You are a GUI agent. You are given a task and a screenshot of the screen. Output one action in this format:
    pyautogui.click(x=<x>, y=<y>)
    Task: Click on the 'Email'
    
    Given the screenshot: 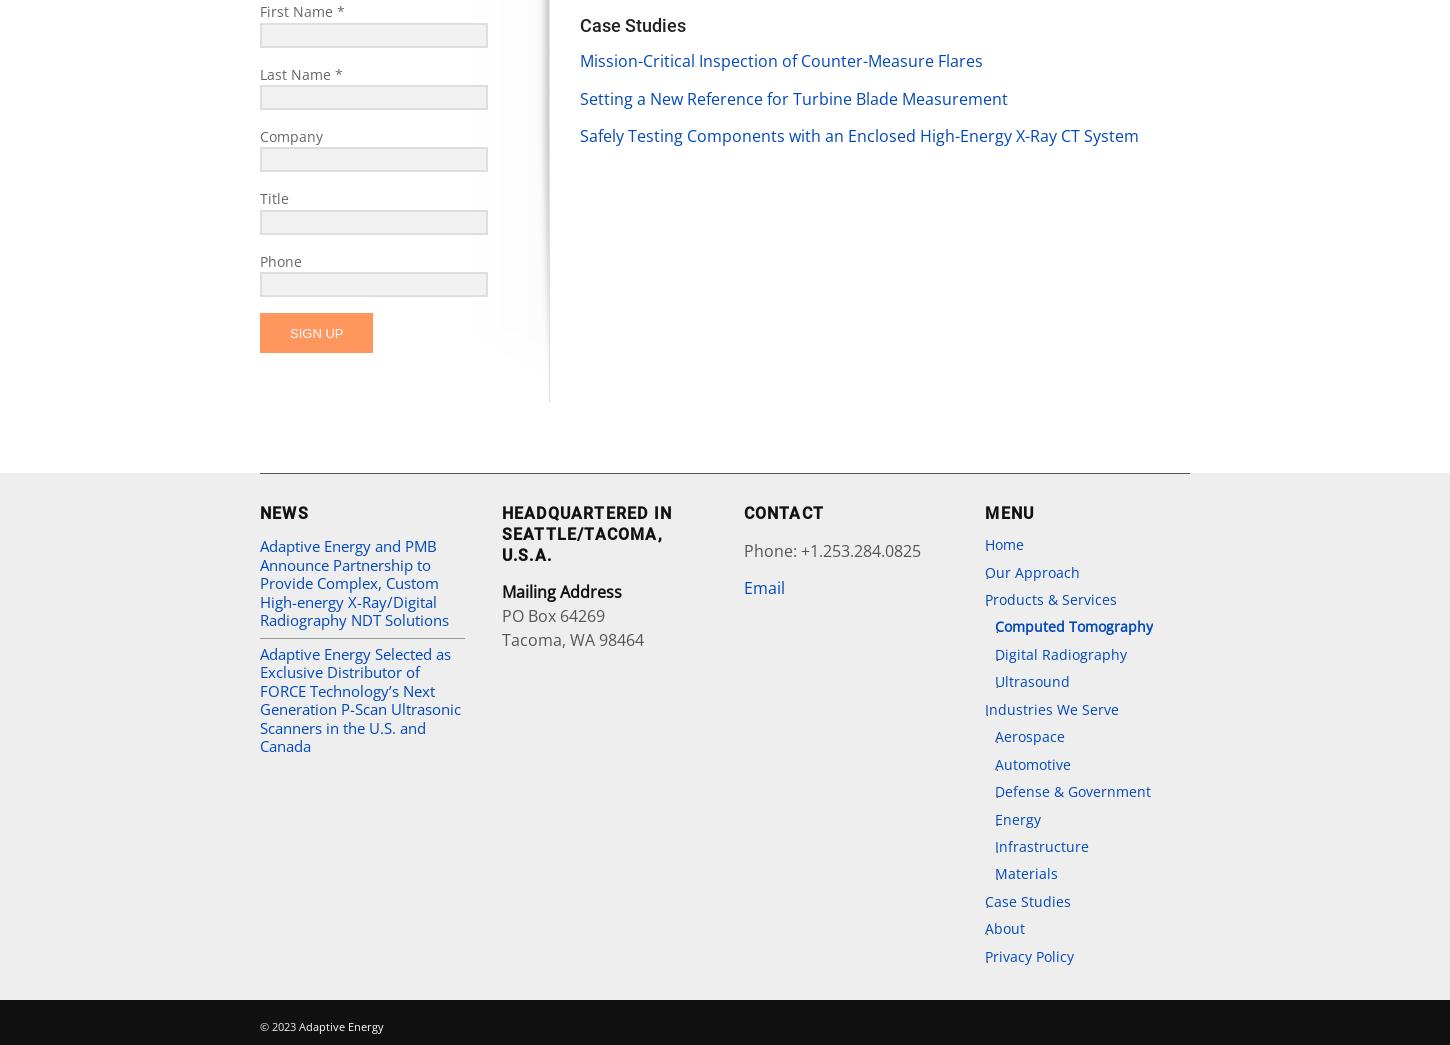 What is the action you would take?
    pyautogui.click(x=742, y=587)
    